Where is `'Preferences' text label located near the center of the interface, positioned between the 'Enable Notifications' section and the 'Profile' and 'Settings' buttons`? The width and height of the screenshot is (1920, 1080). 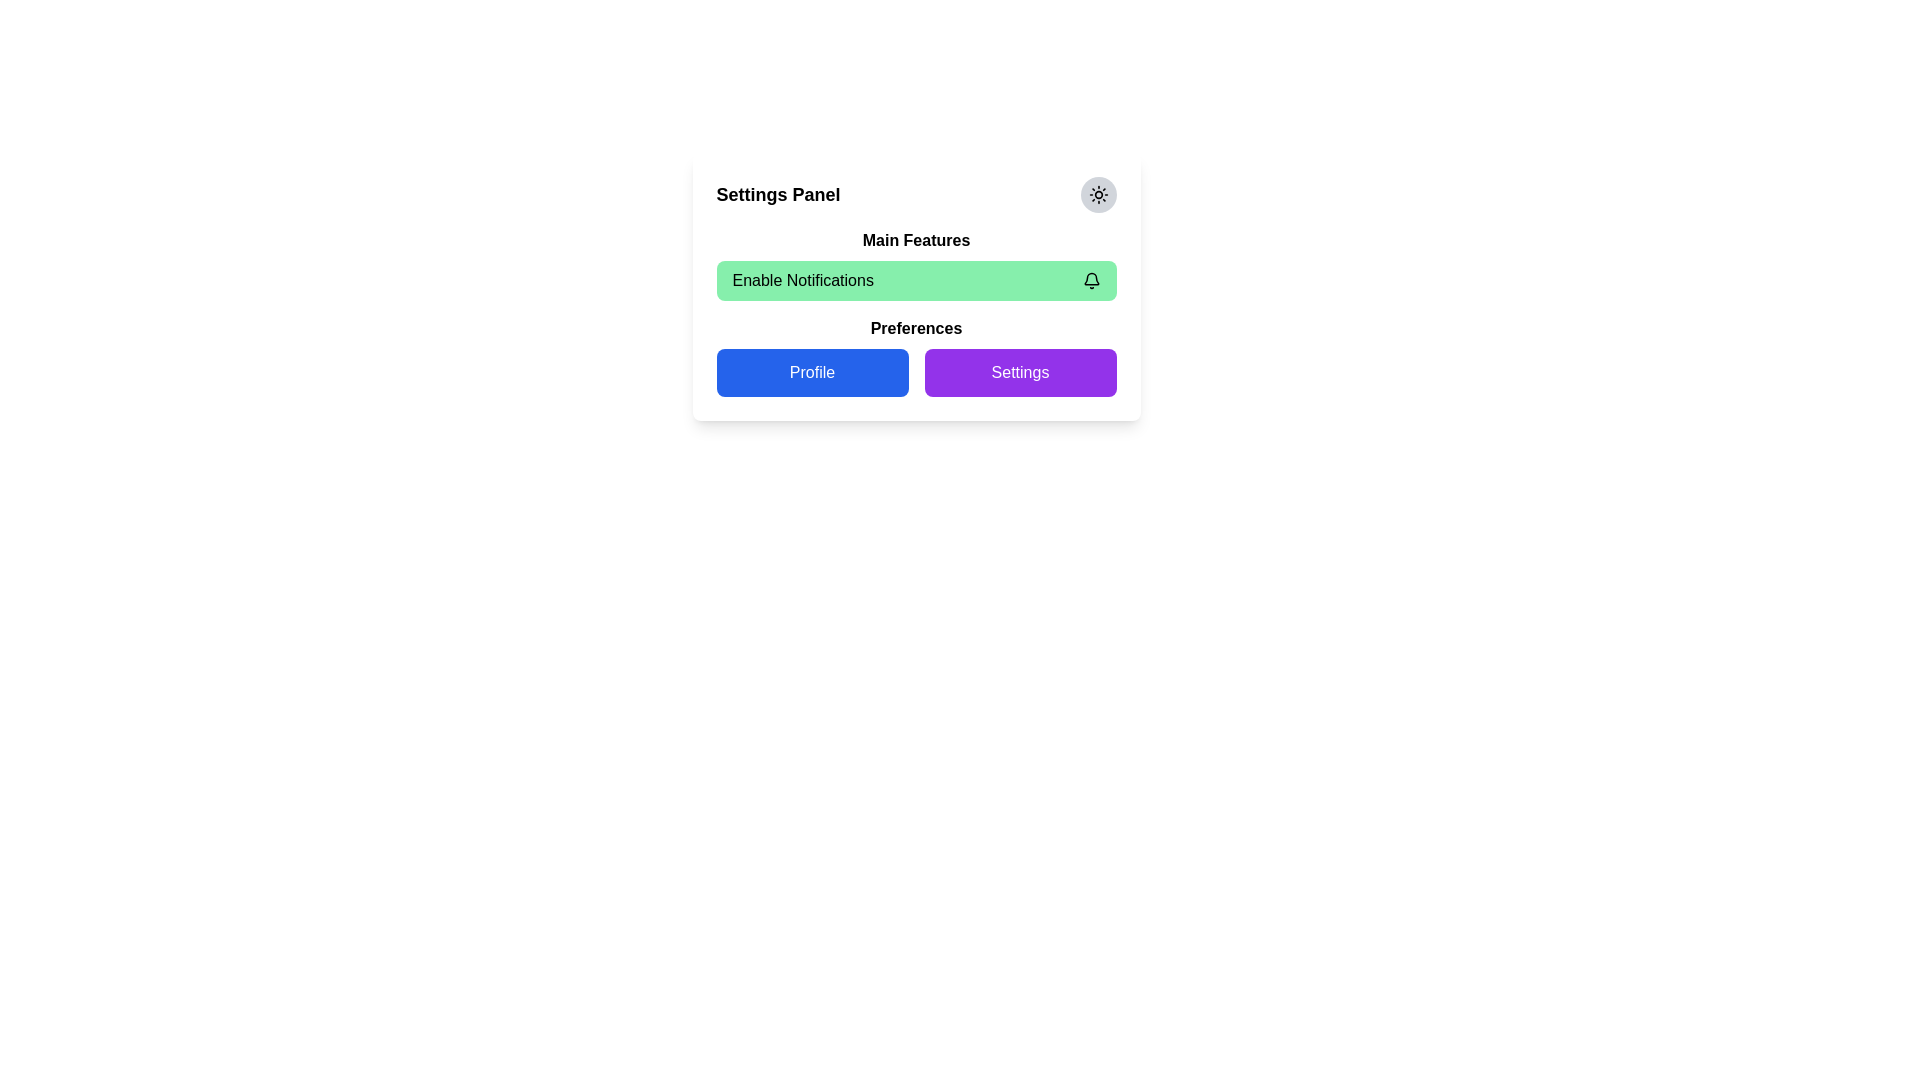
'Preferences' text label located near the center of the interface, positioned between the 'Enable Notifications' section and the 'Profile' and 'Settings' buttons is located at coordinates (915, 327).